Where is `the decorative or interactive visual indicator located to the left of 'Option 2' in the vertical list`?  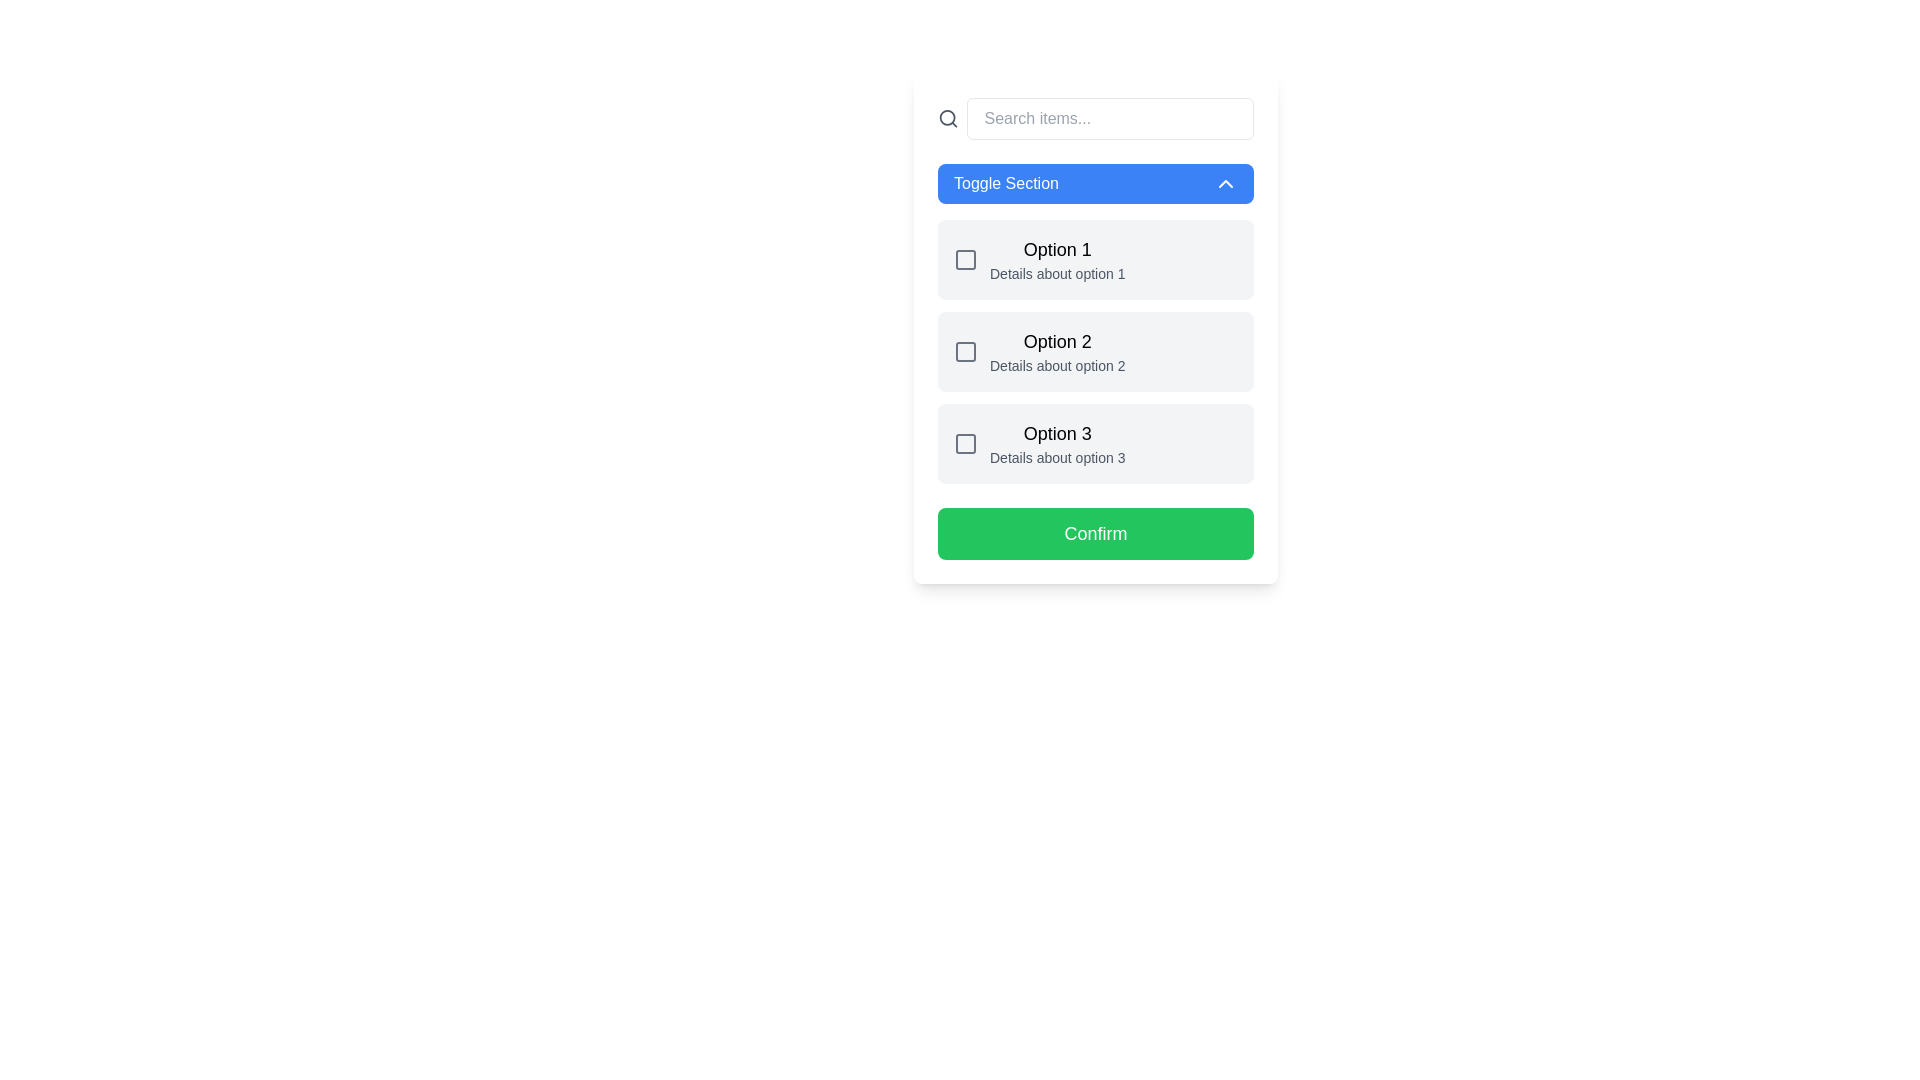 the decorative or interactive visual indicator located to the left of 'Option 2' in the vertical list is located at coordinates (965, 350).